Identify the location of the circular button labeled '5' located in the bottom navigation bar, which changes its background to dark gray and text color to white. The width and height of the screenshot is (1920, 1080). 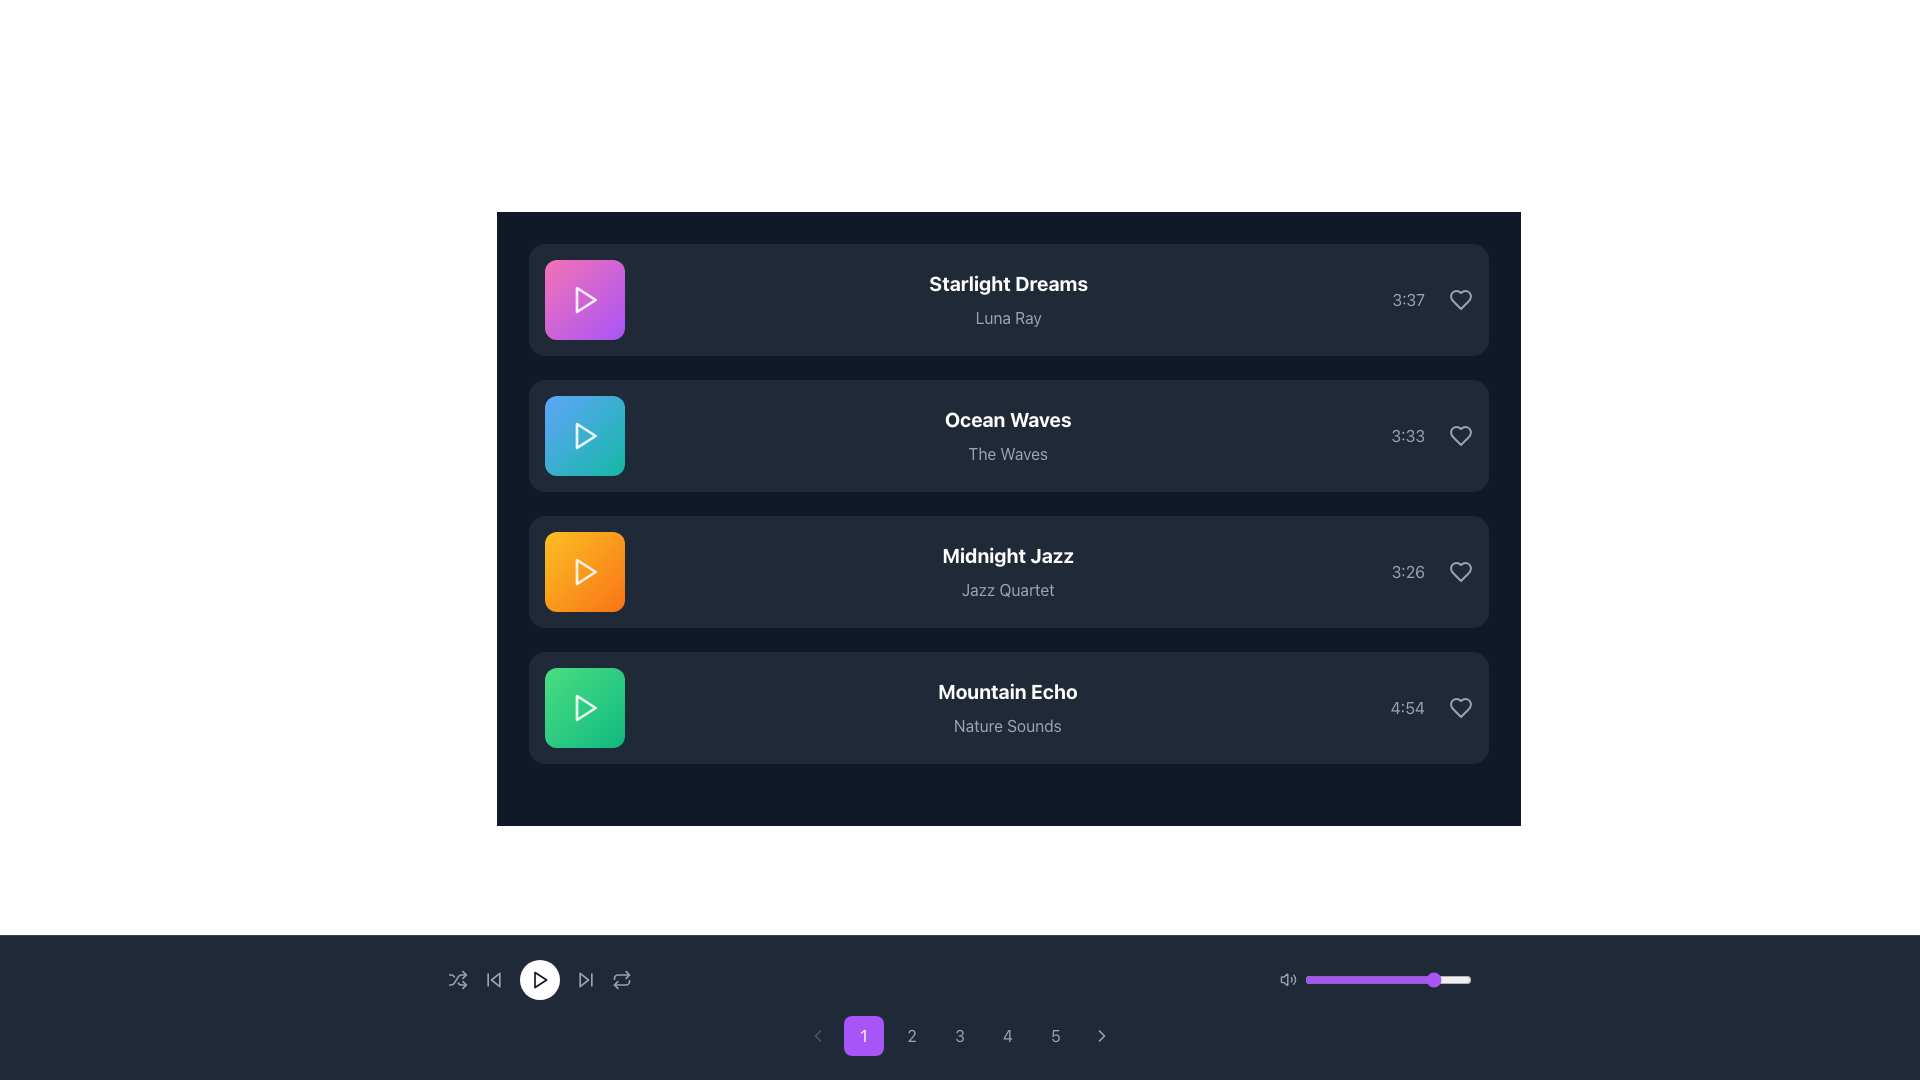
(1055, 1035).